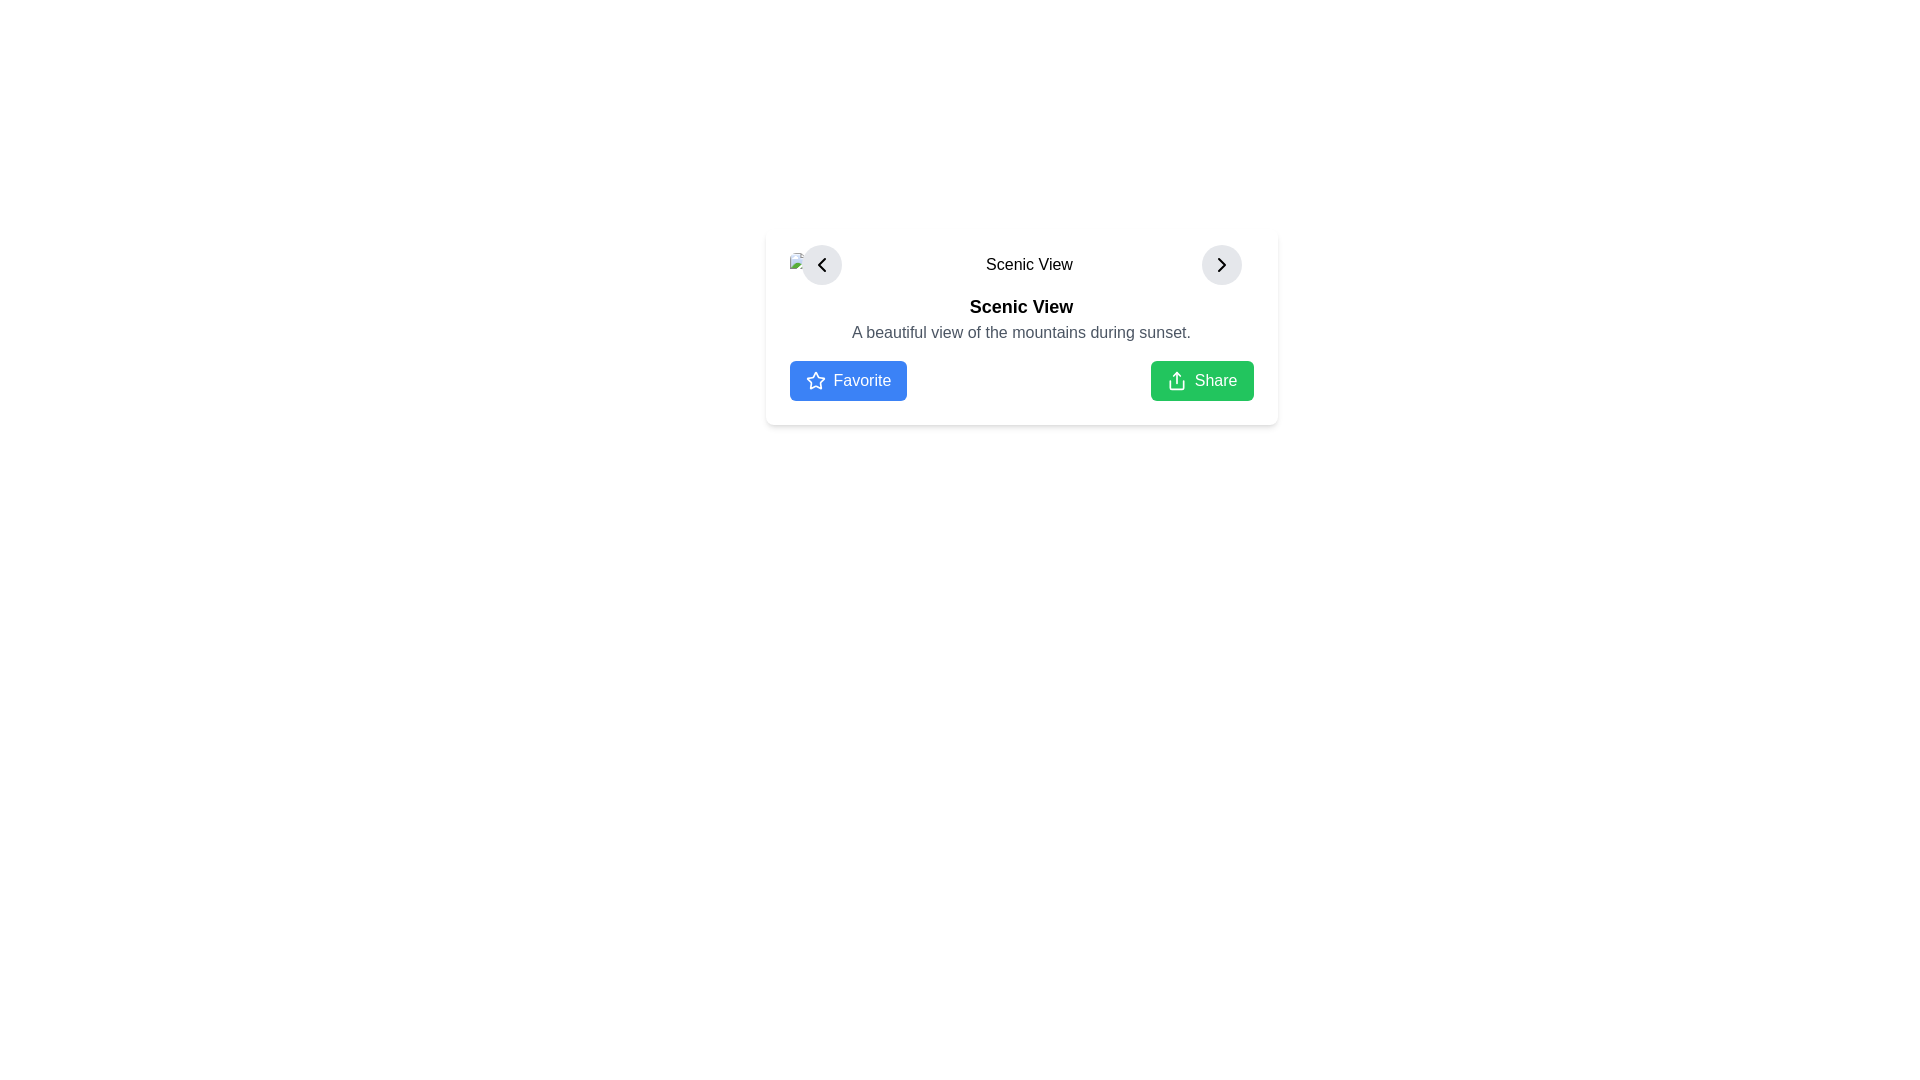  What do you see at coordinates (1201, 381) in the screenshot?
I see `the green 'Share' button with rounded corners and white text to indicate its active state` at bounding box center [1201, 381].